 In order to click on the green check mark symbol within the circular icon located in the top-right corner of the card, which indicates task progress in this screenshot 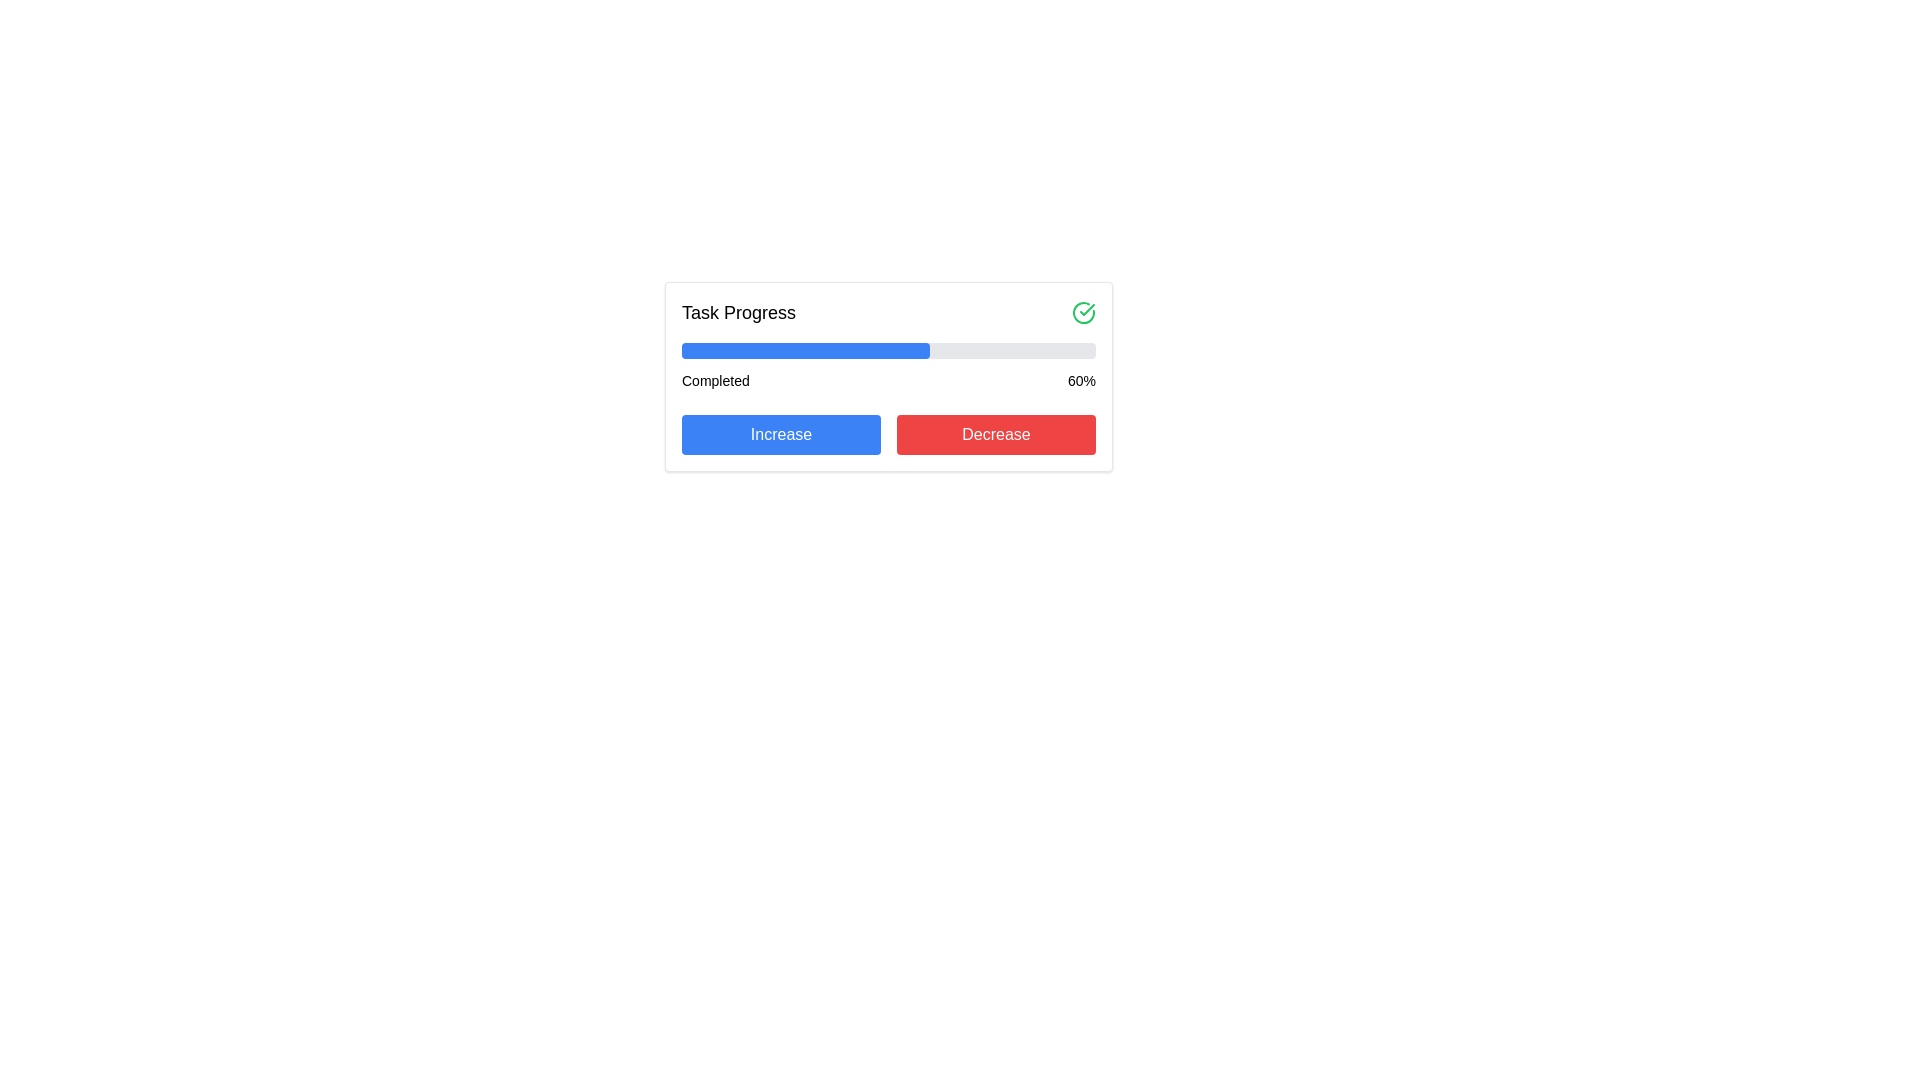, I will do `click(1086, 309)`.